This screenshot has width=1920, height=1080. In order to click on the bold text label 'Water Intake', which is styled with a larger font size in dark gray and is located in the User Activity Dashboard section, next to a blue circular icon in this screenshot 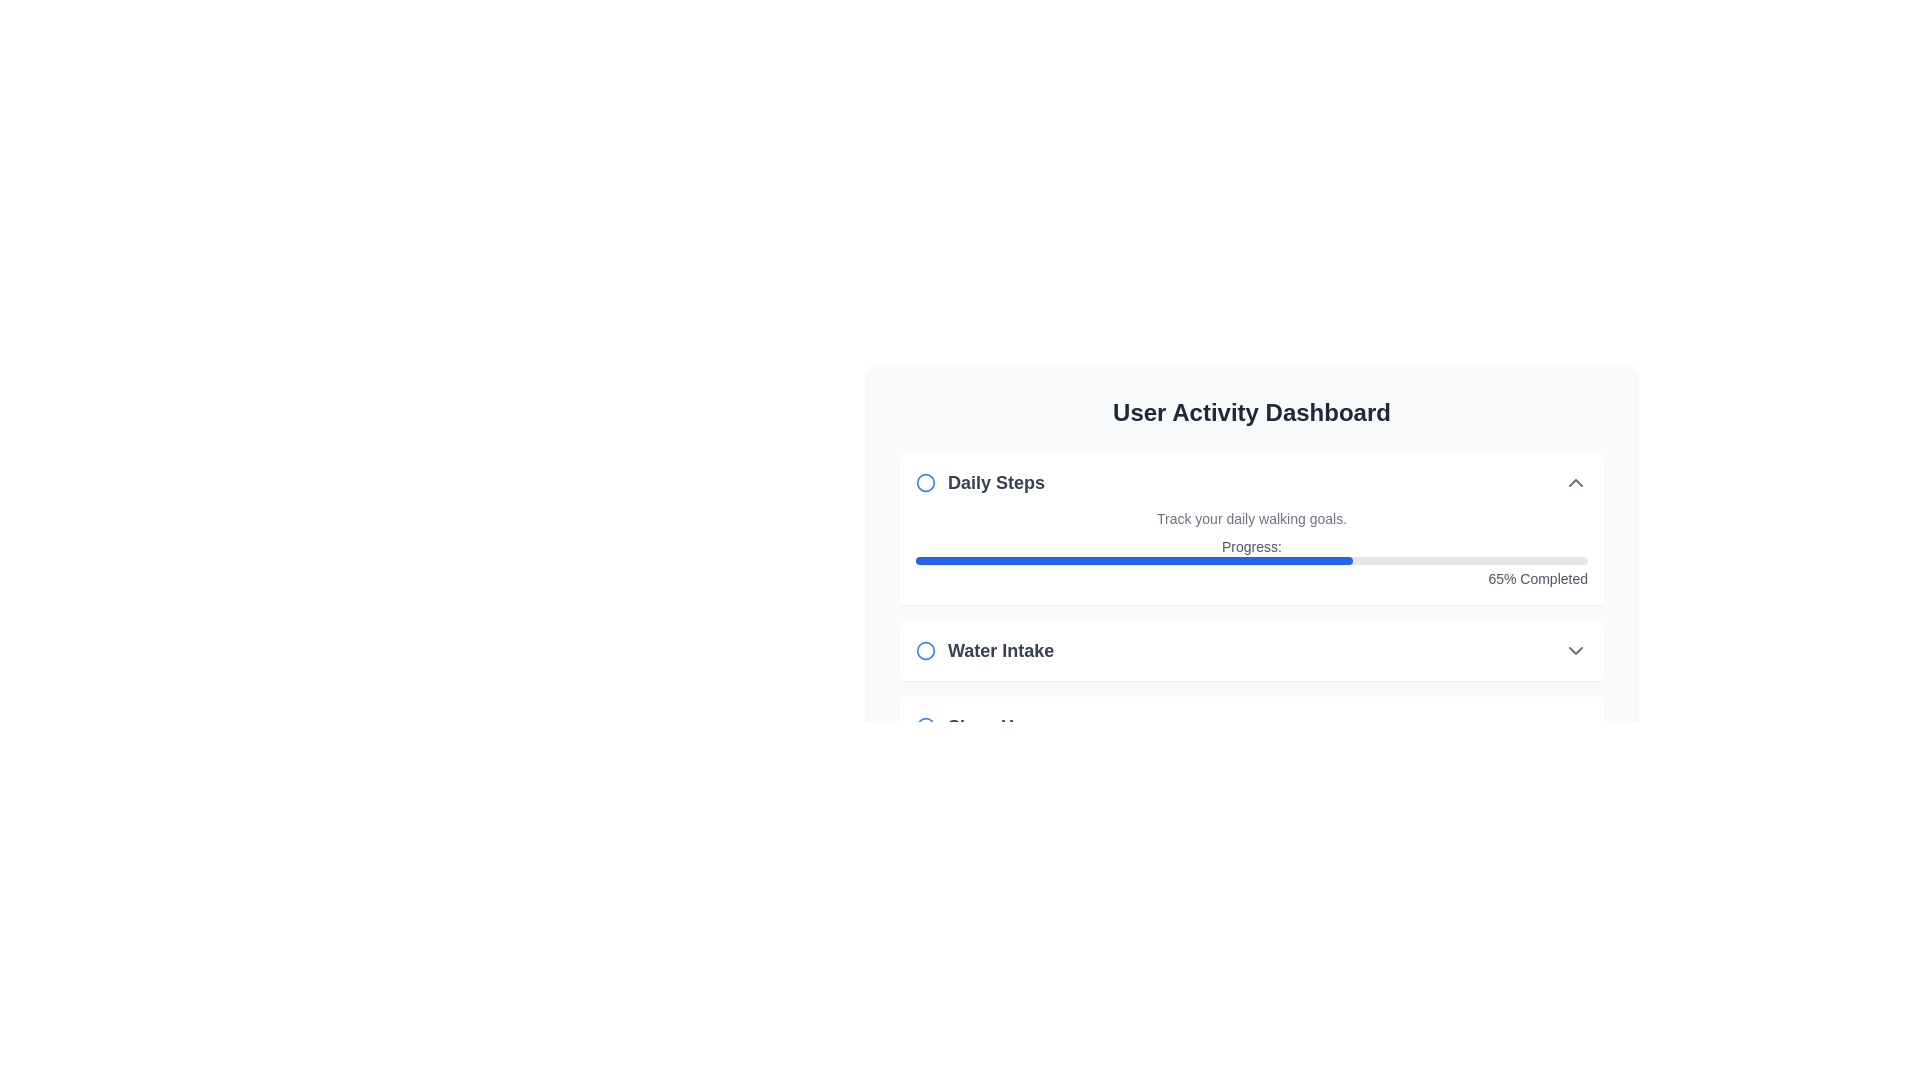, I will do `click(1001, 651)`.